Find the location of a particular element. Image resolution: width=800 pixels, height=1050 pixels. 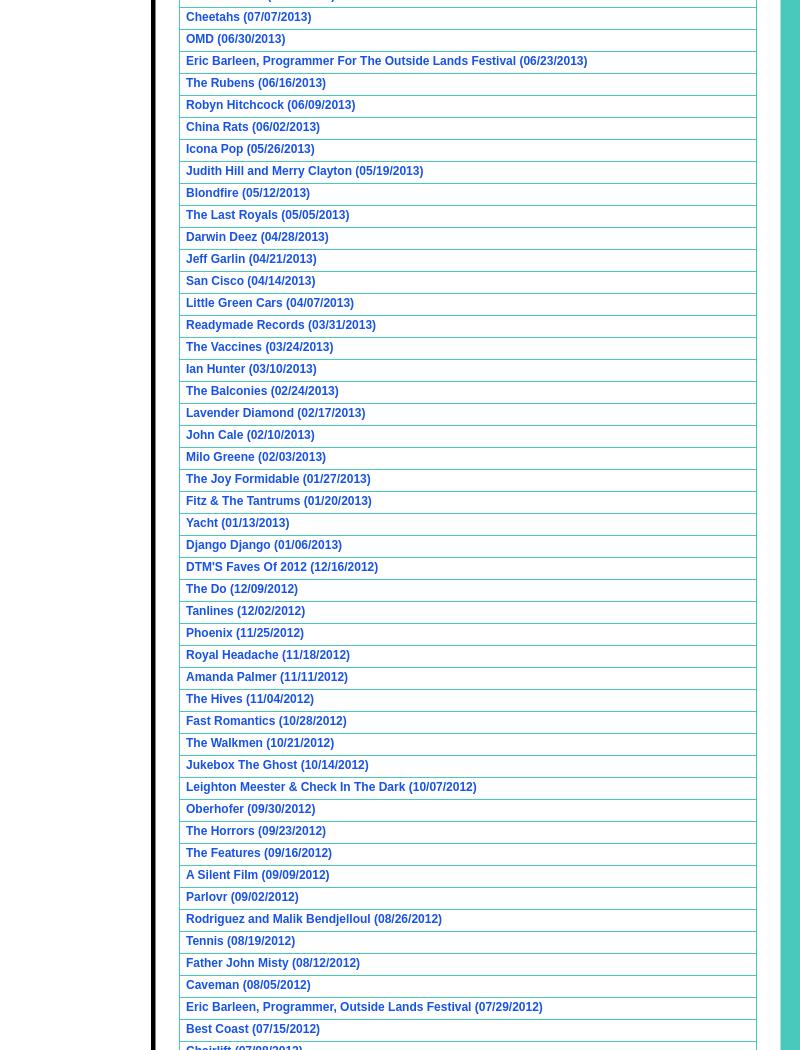

'The Walkmen (10/21/2012)' is located at coordinates (259, 741).